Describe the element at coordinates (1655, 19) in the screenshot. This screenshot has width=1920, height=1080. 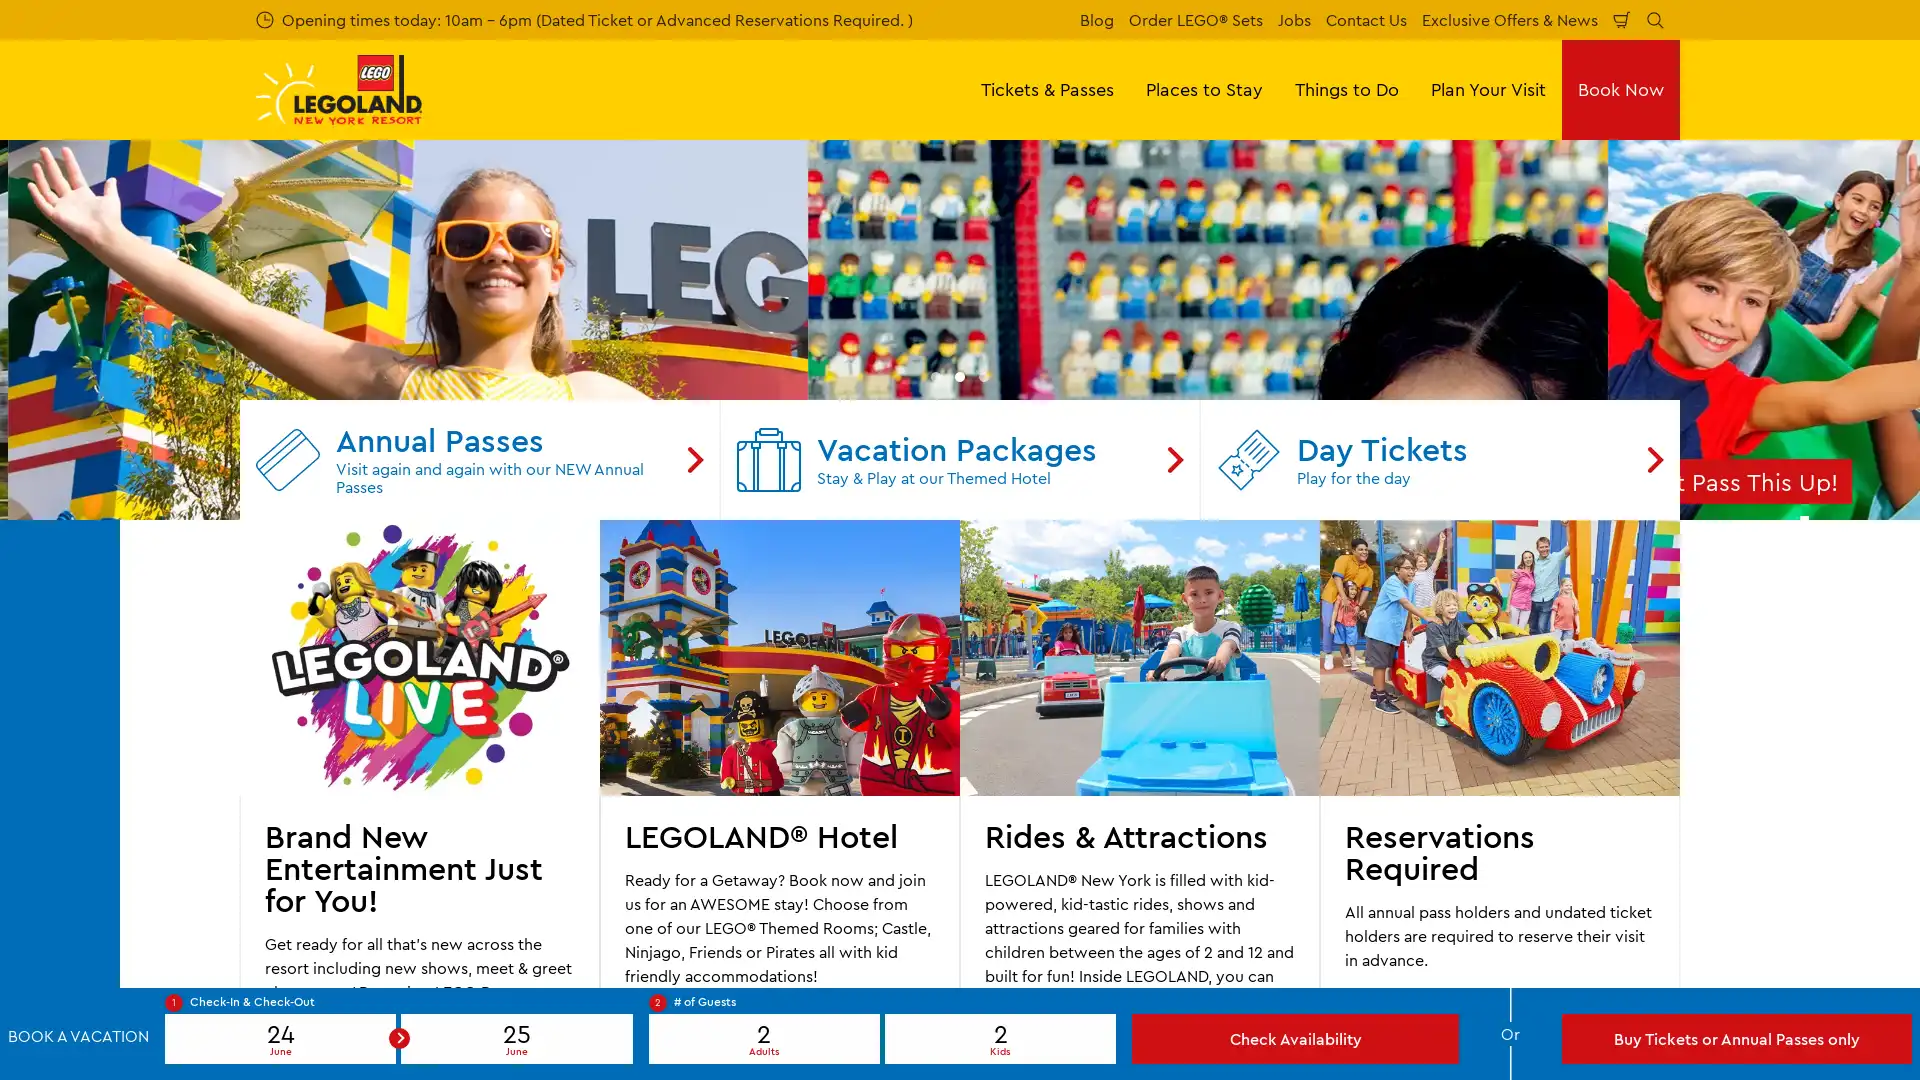
I see `sr search test` at that location.